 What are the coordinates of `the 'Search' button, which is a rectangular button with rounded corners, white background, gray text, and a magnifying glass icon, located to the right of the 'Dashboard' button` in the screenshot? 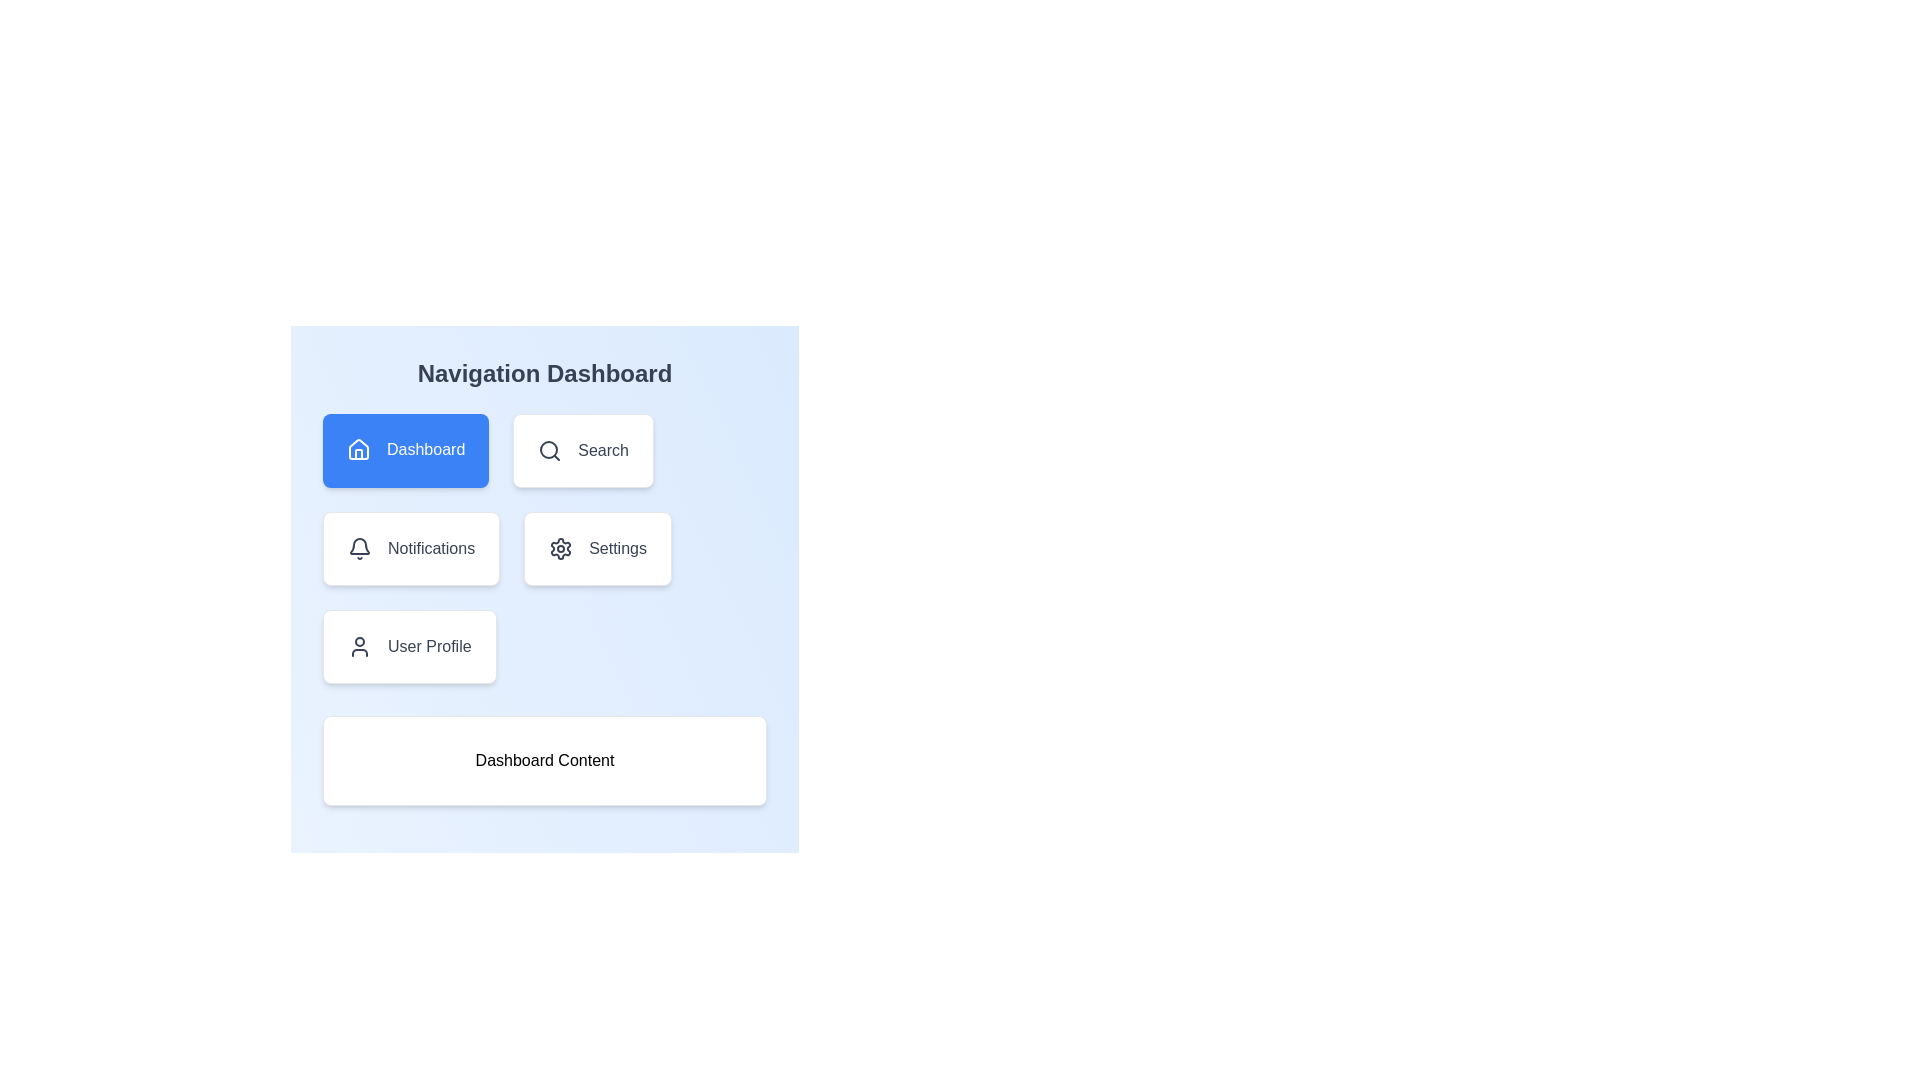 It's located at (581, 451).